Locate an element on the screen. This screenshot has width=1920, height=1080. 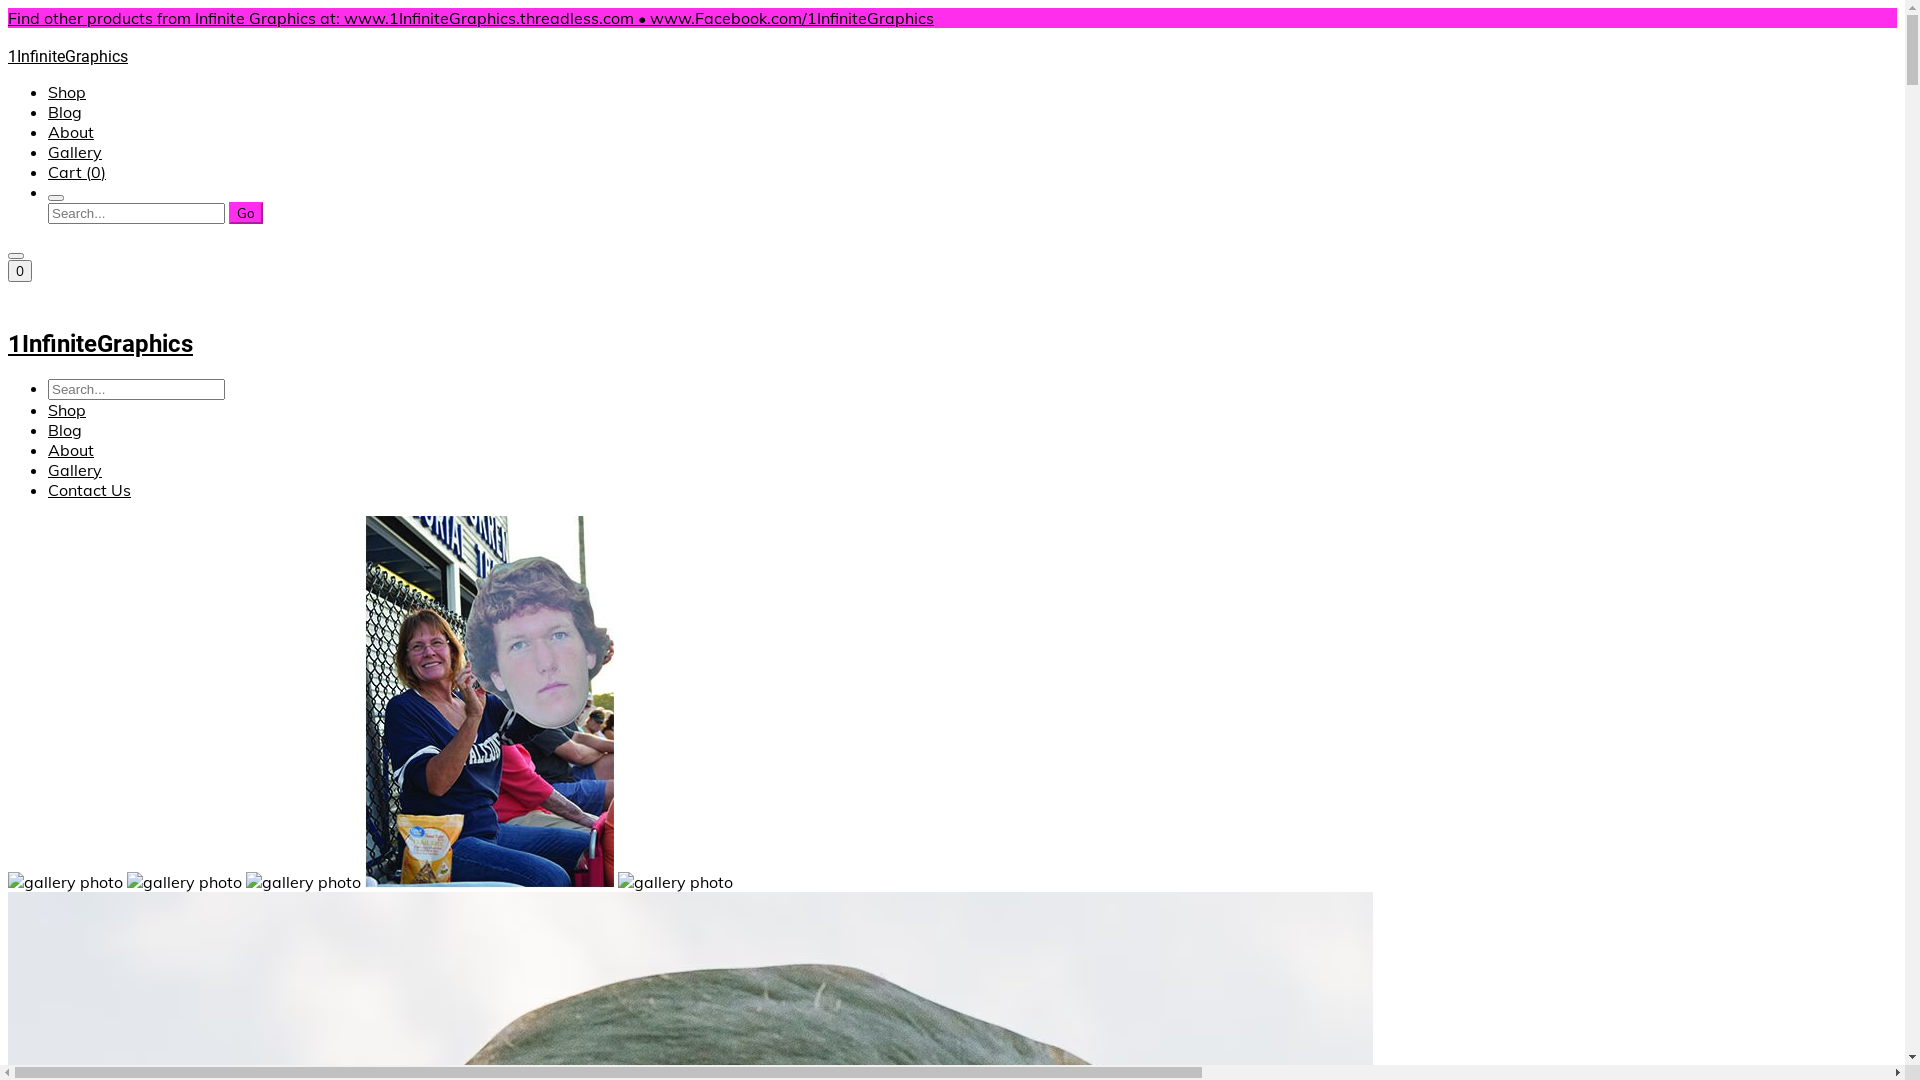
'About' is located at coordinates (71, 450).